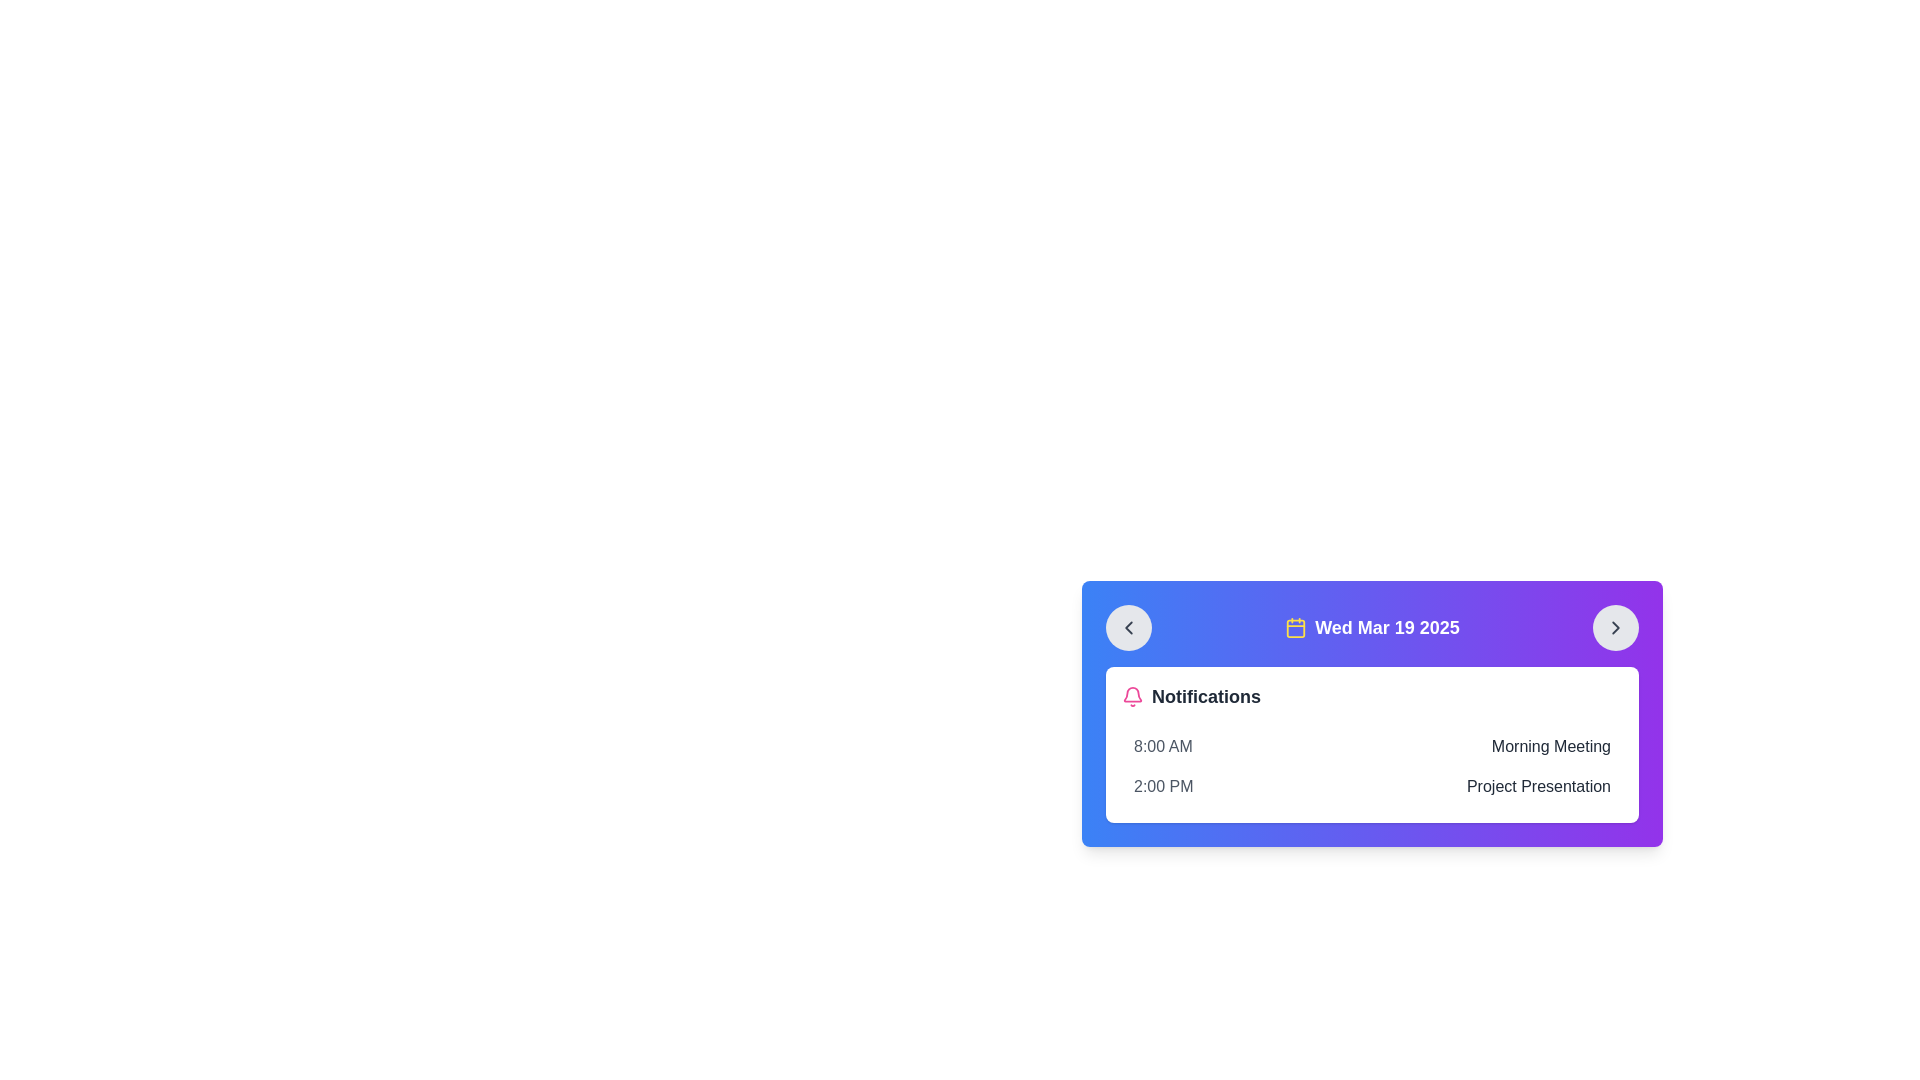 Image resolution: width=1920 pixels, height=1080 pixels. What do you see at coordinates (1616, 627) in the screenshot?
I see `the right-facing chevron arrow icon located at the center of a circular button with a light gray background in the top-right corner of the card-like UI for navigation` at bounding box center [1616, 627].